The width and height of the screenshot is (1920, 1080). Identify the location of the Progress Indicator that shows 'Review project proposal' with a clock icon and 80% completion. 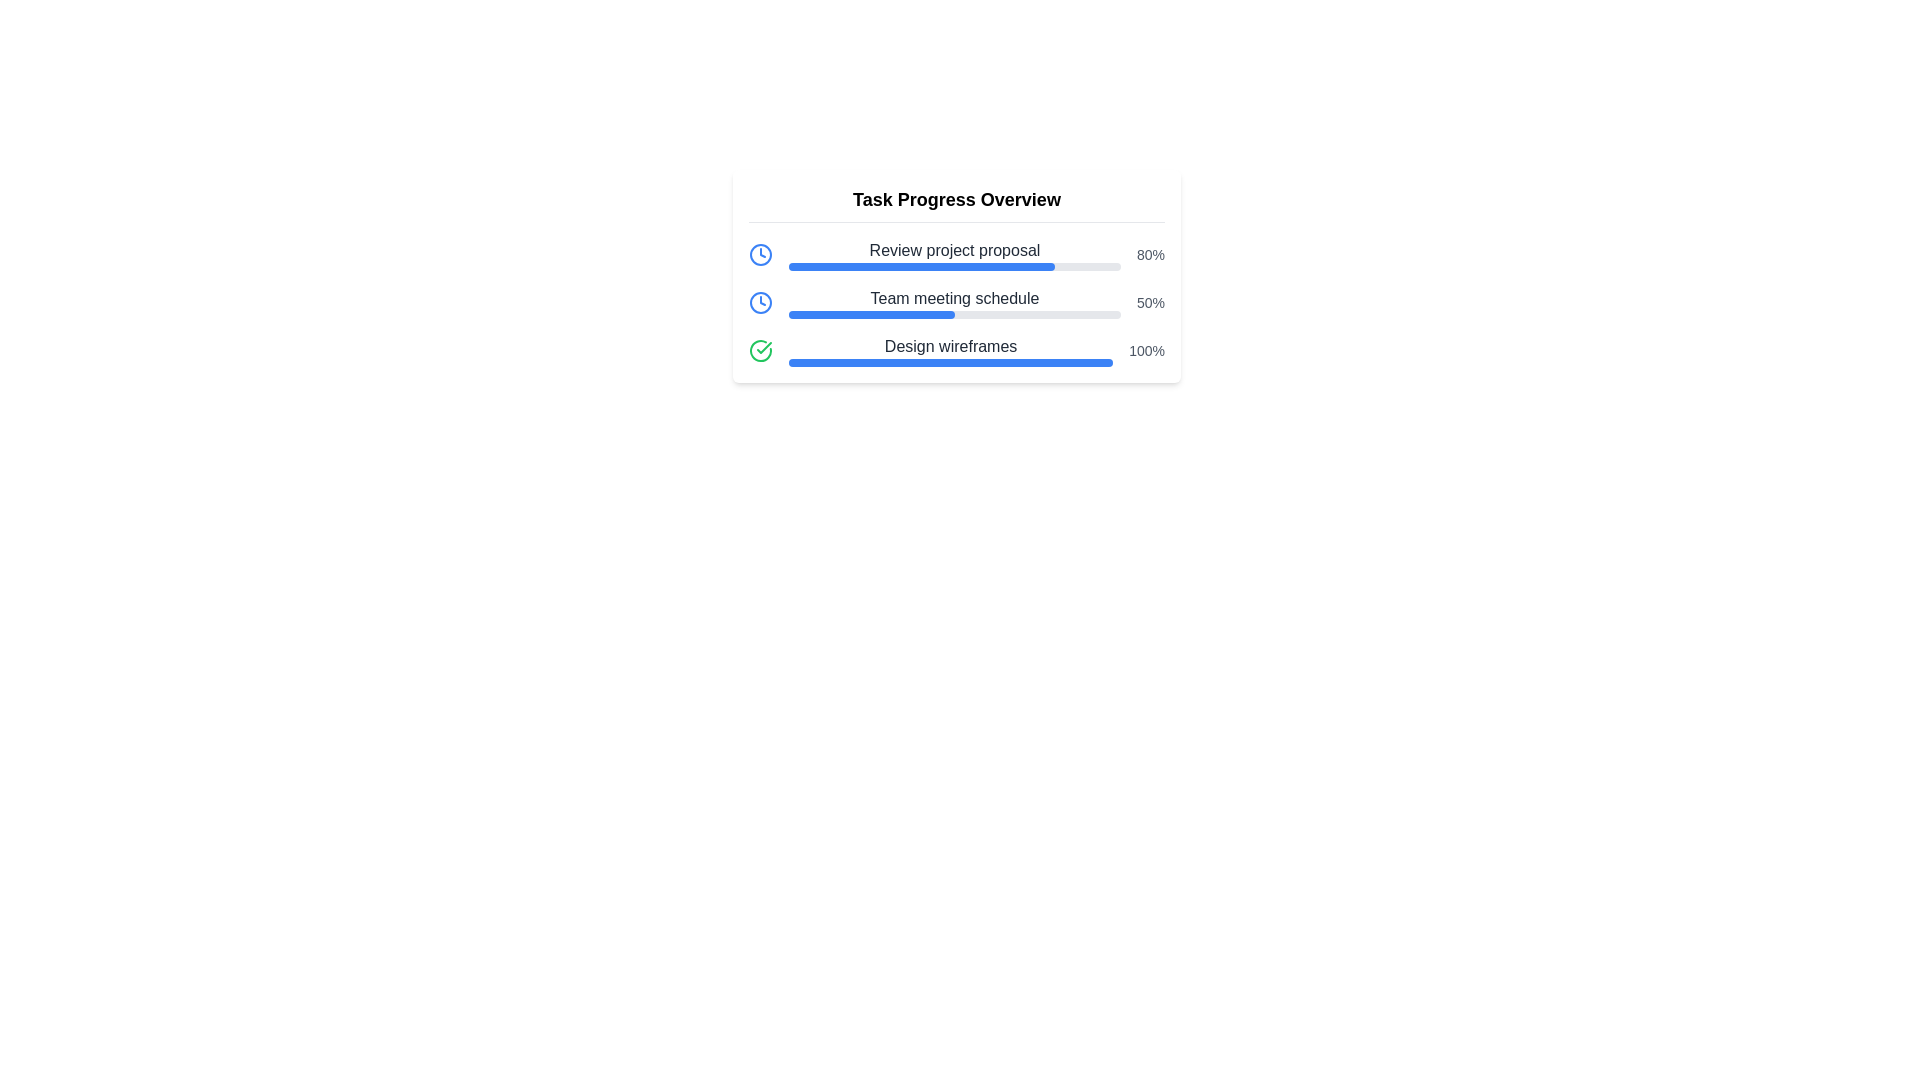
(955, 253).